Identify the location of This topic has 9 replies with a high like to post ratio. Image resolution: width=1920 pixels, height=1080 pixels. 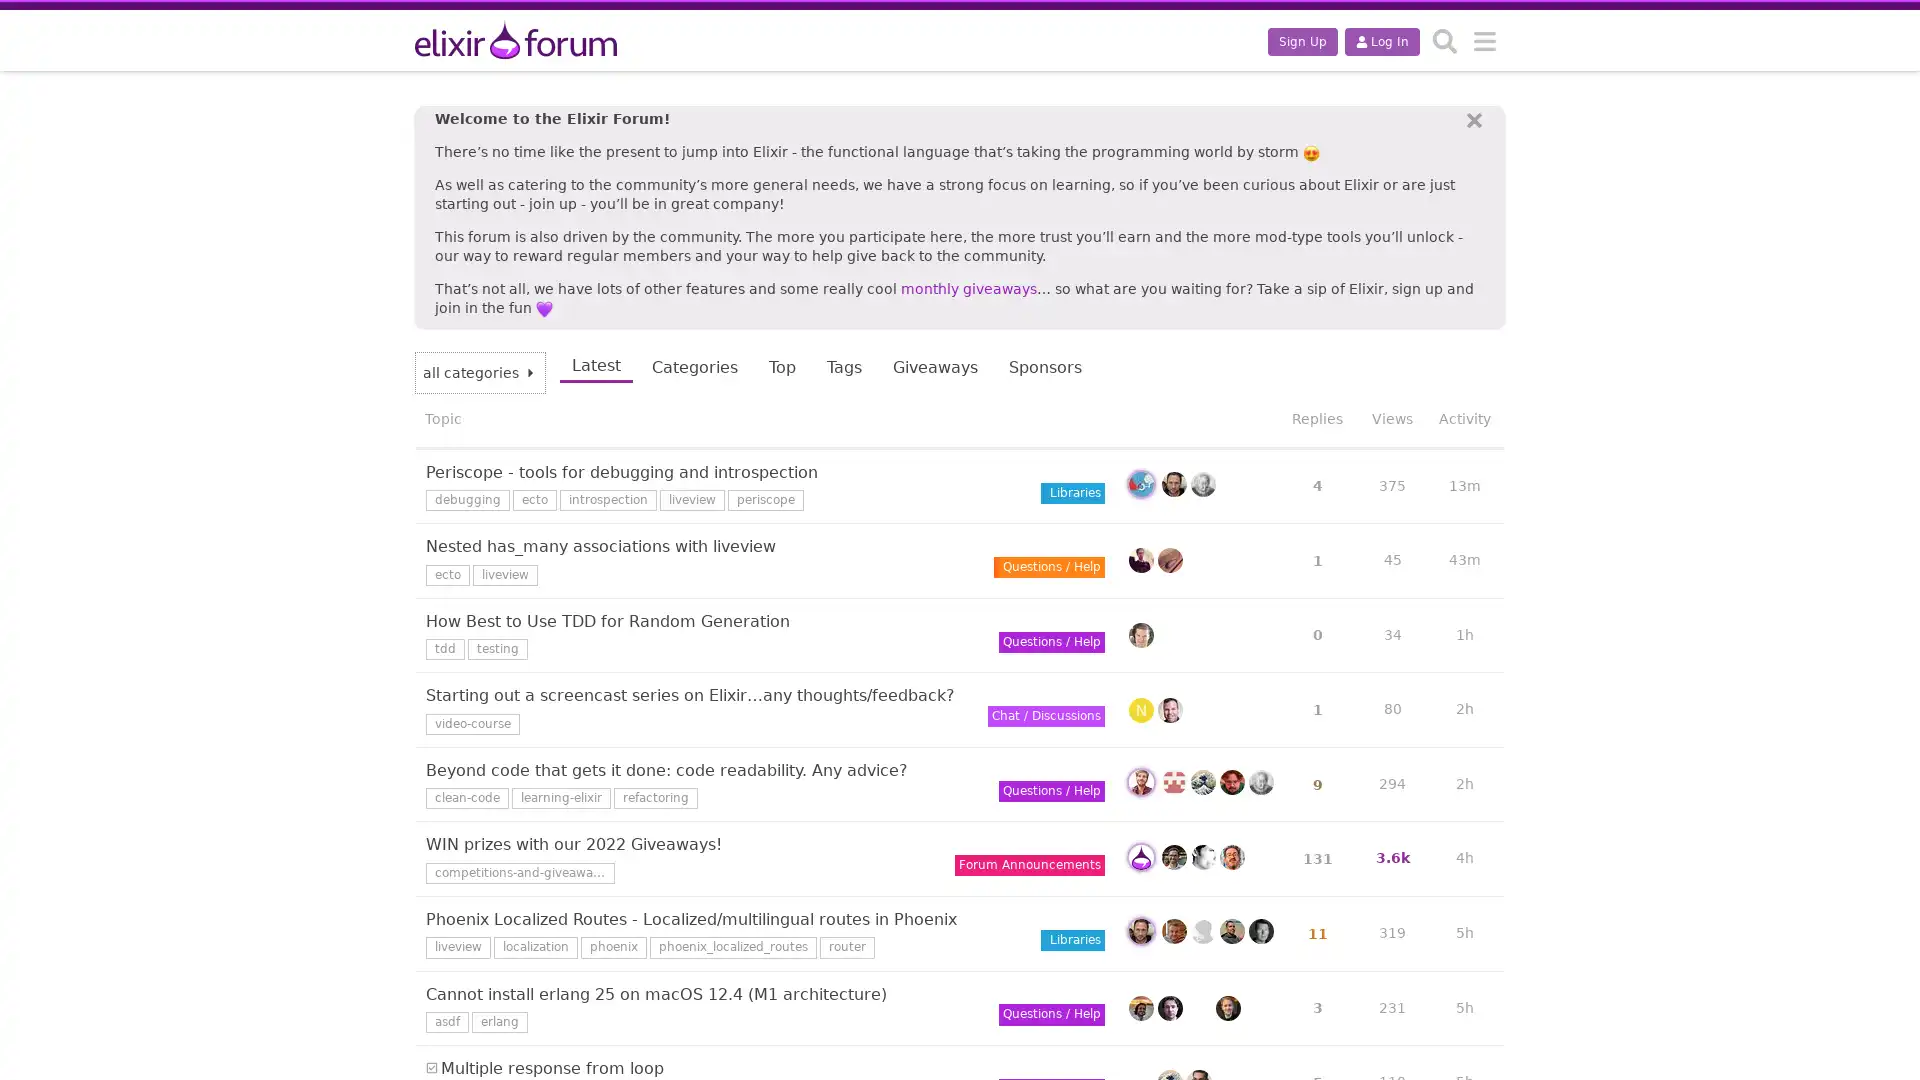
(973, 23).